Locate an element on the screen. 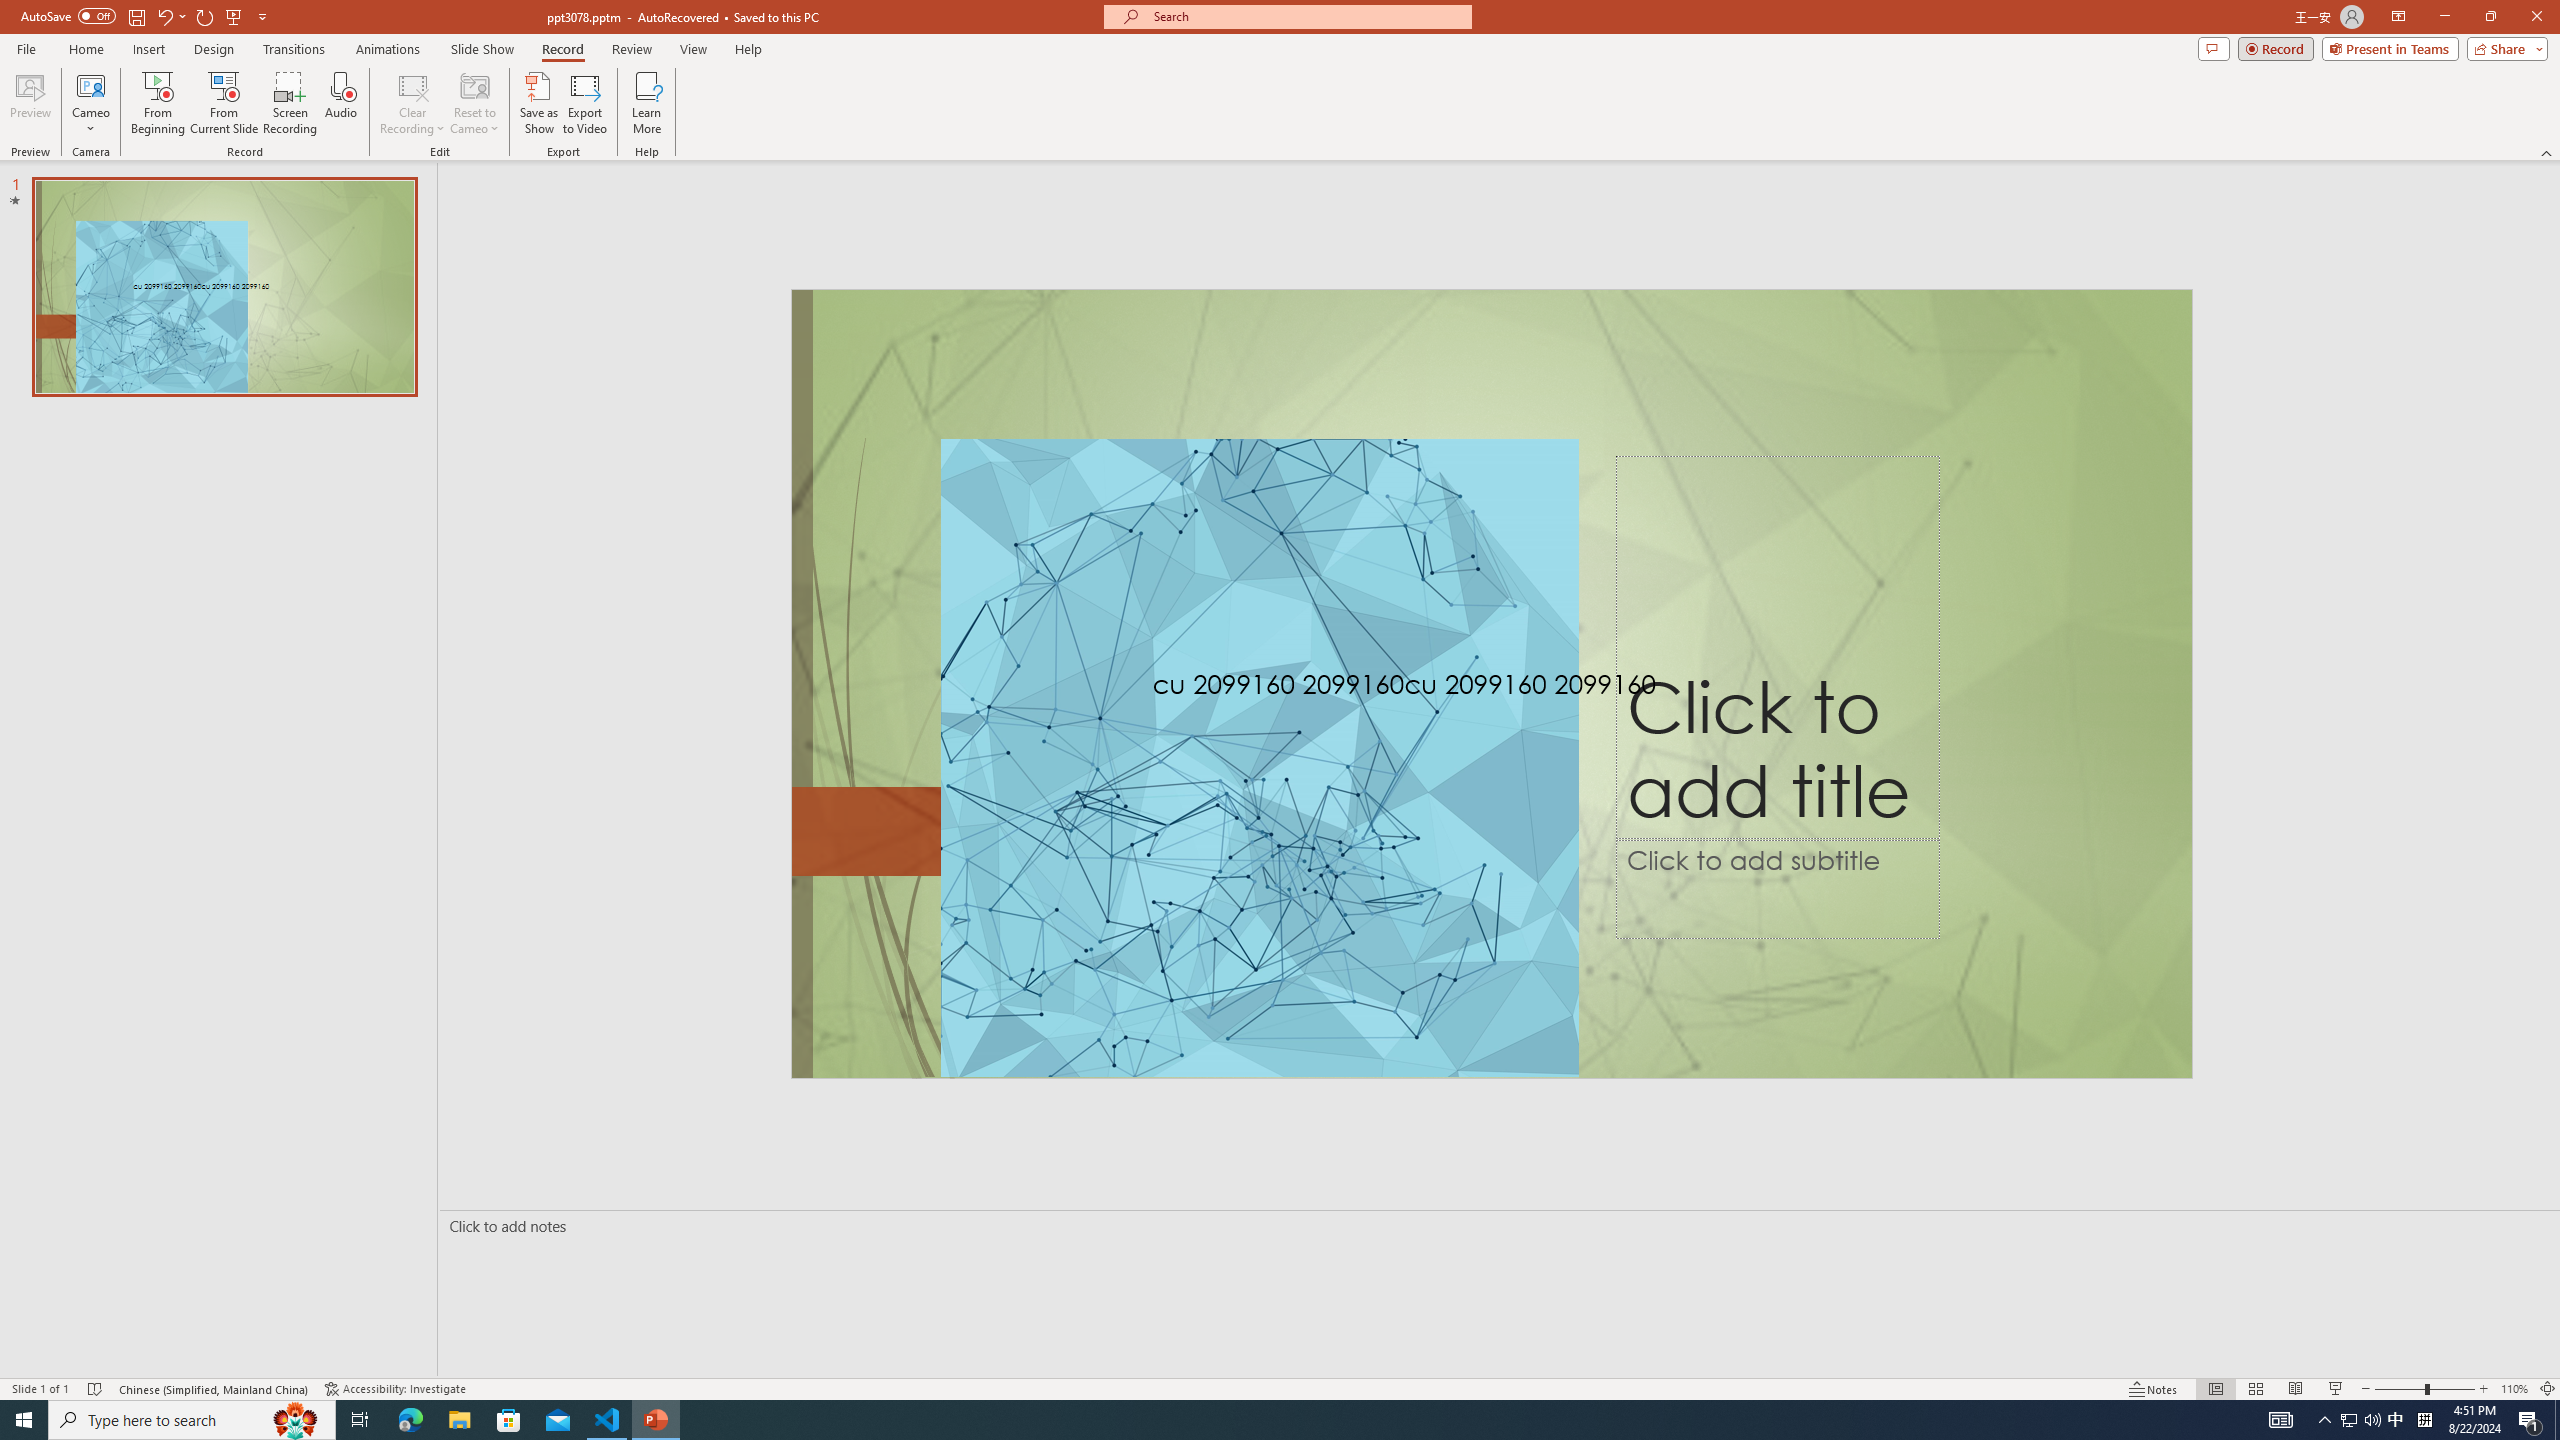 The width and height of the screenshot is (2560, 1440). 'Collapse the Ribbon' is located at coordinates (2547, 153).